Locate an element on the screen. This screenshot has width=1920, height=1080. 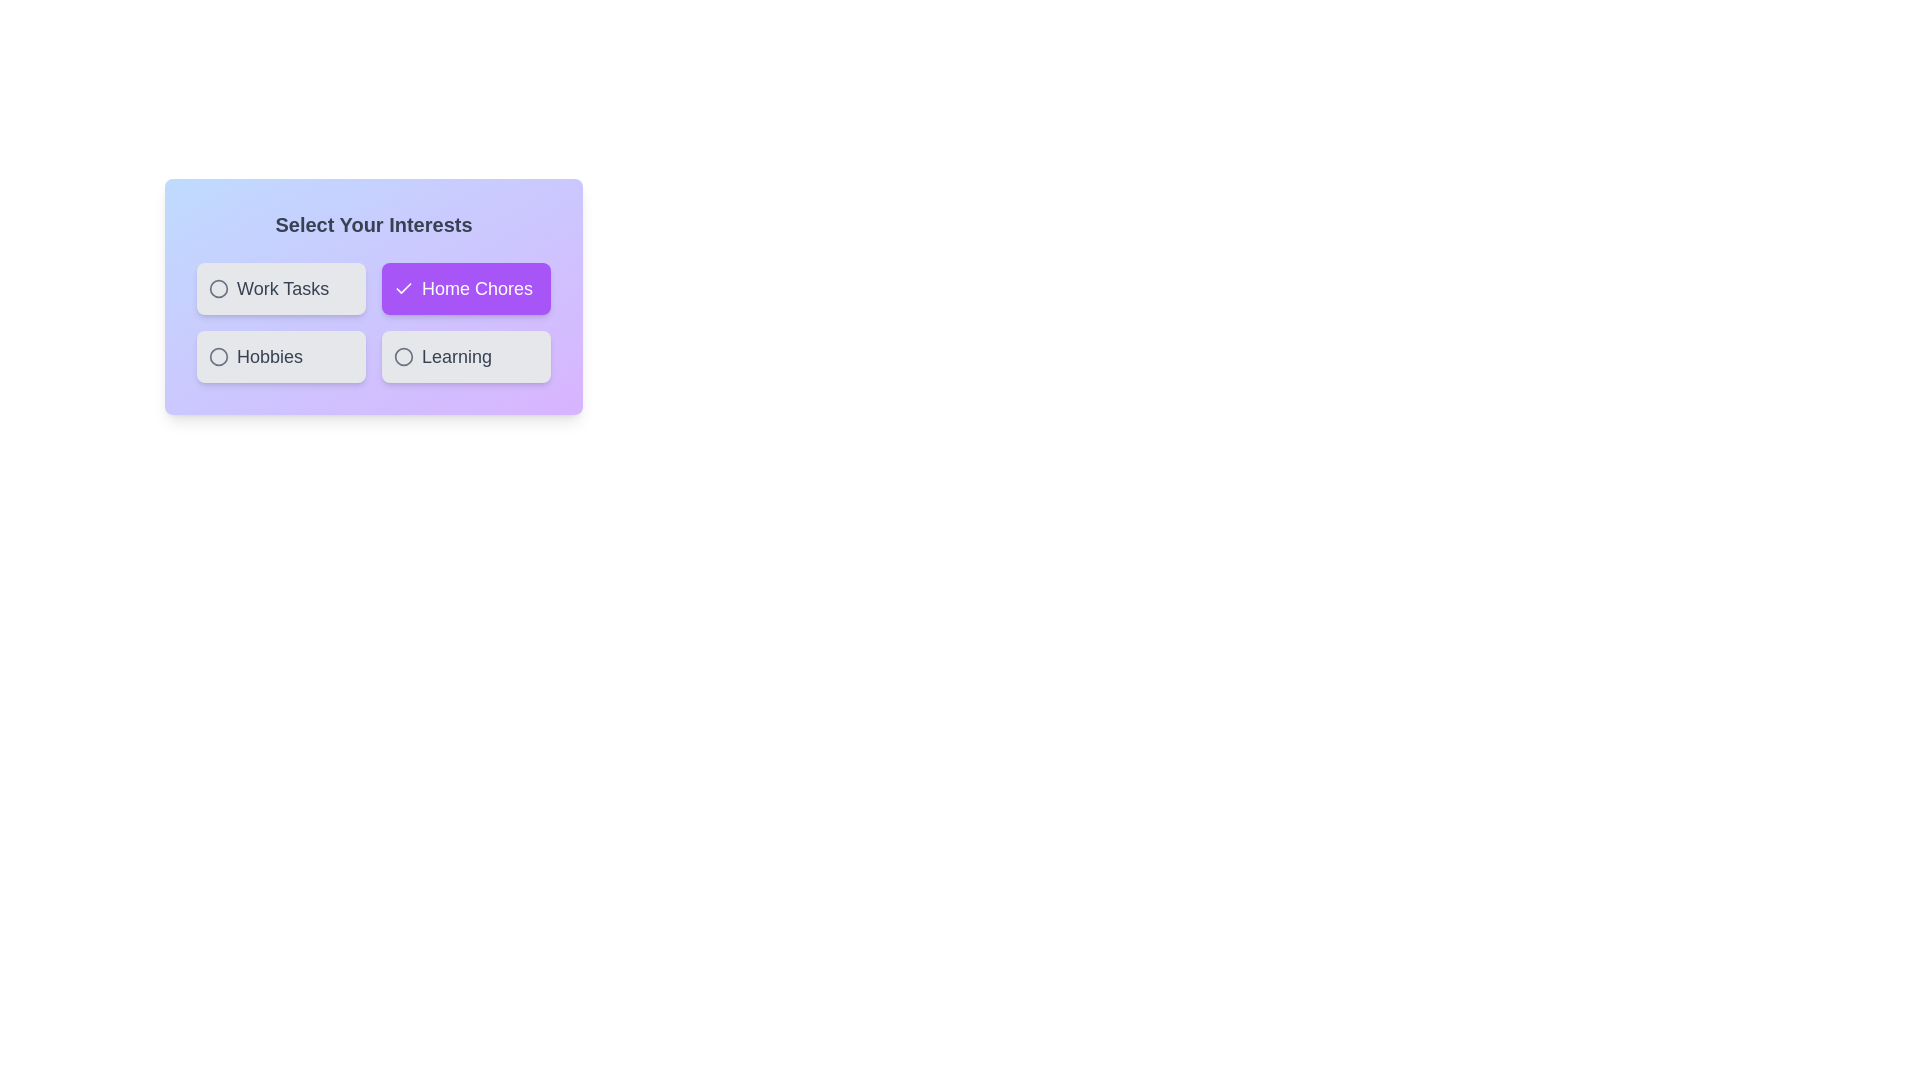
the chip labeled Learning to select or deselect it is located at coordinates (465, 356).